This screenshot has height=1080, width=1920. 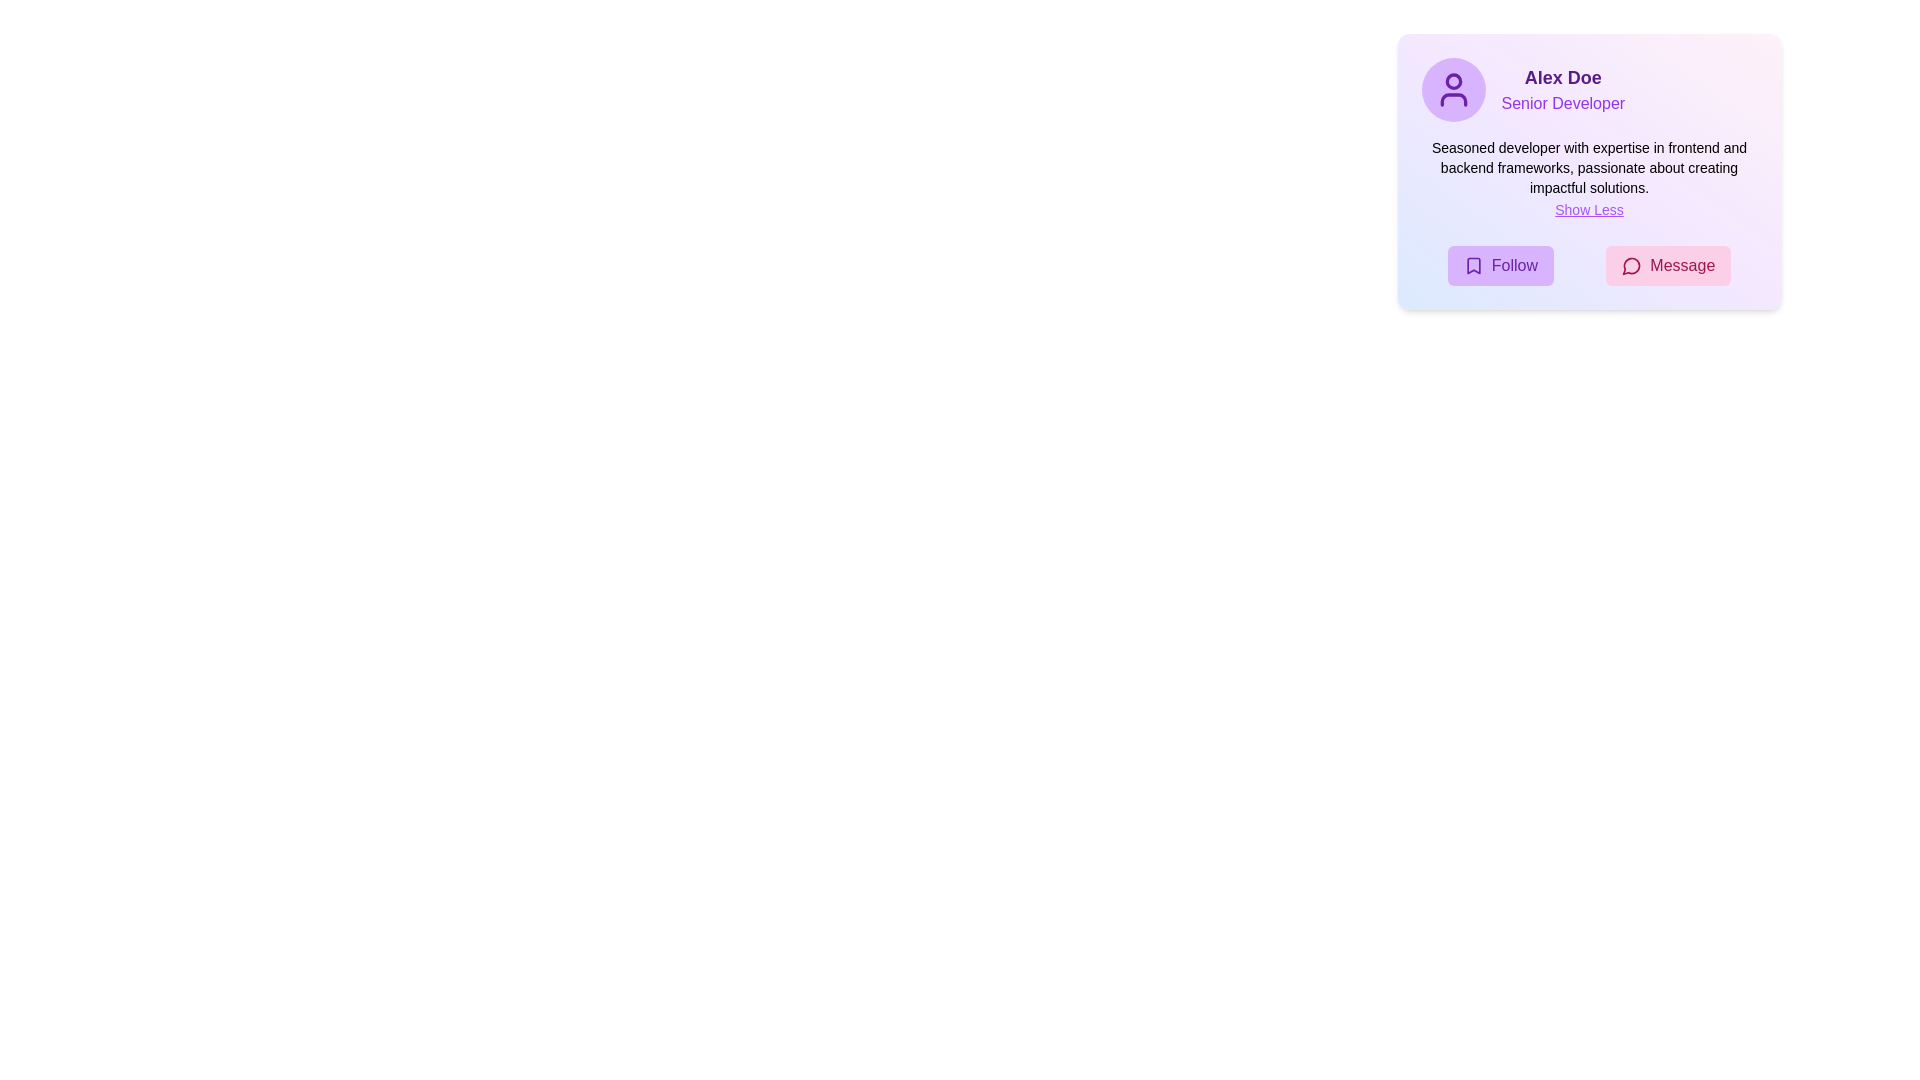 What do you see at coordinates (1632, 265) in the screenshot?
I see `the speech bubble icon with a pink background, located inside the 'Message' button in the lower section of the user profile card` at bounding box center [1632, 265].